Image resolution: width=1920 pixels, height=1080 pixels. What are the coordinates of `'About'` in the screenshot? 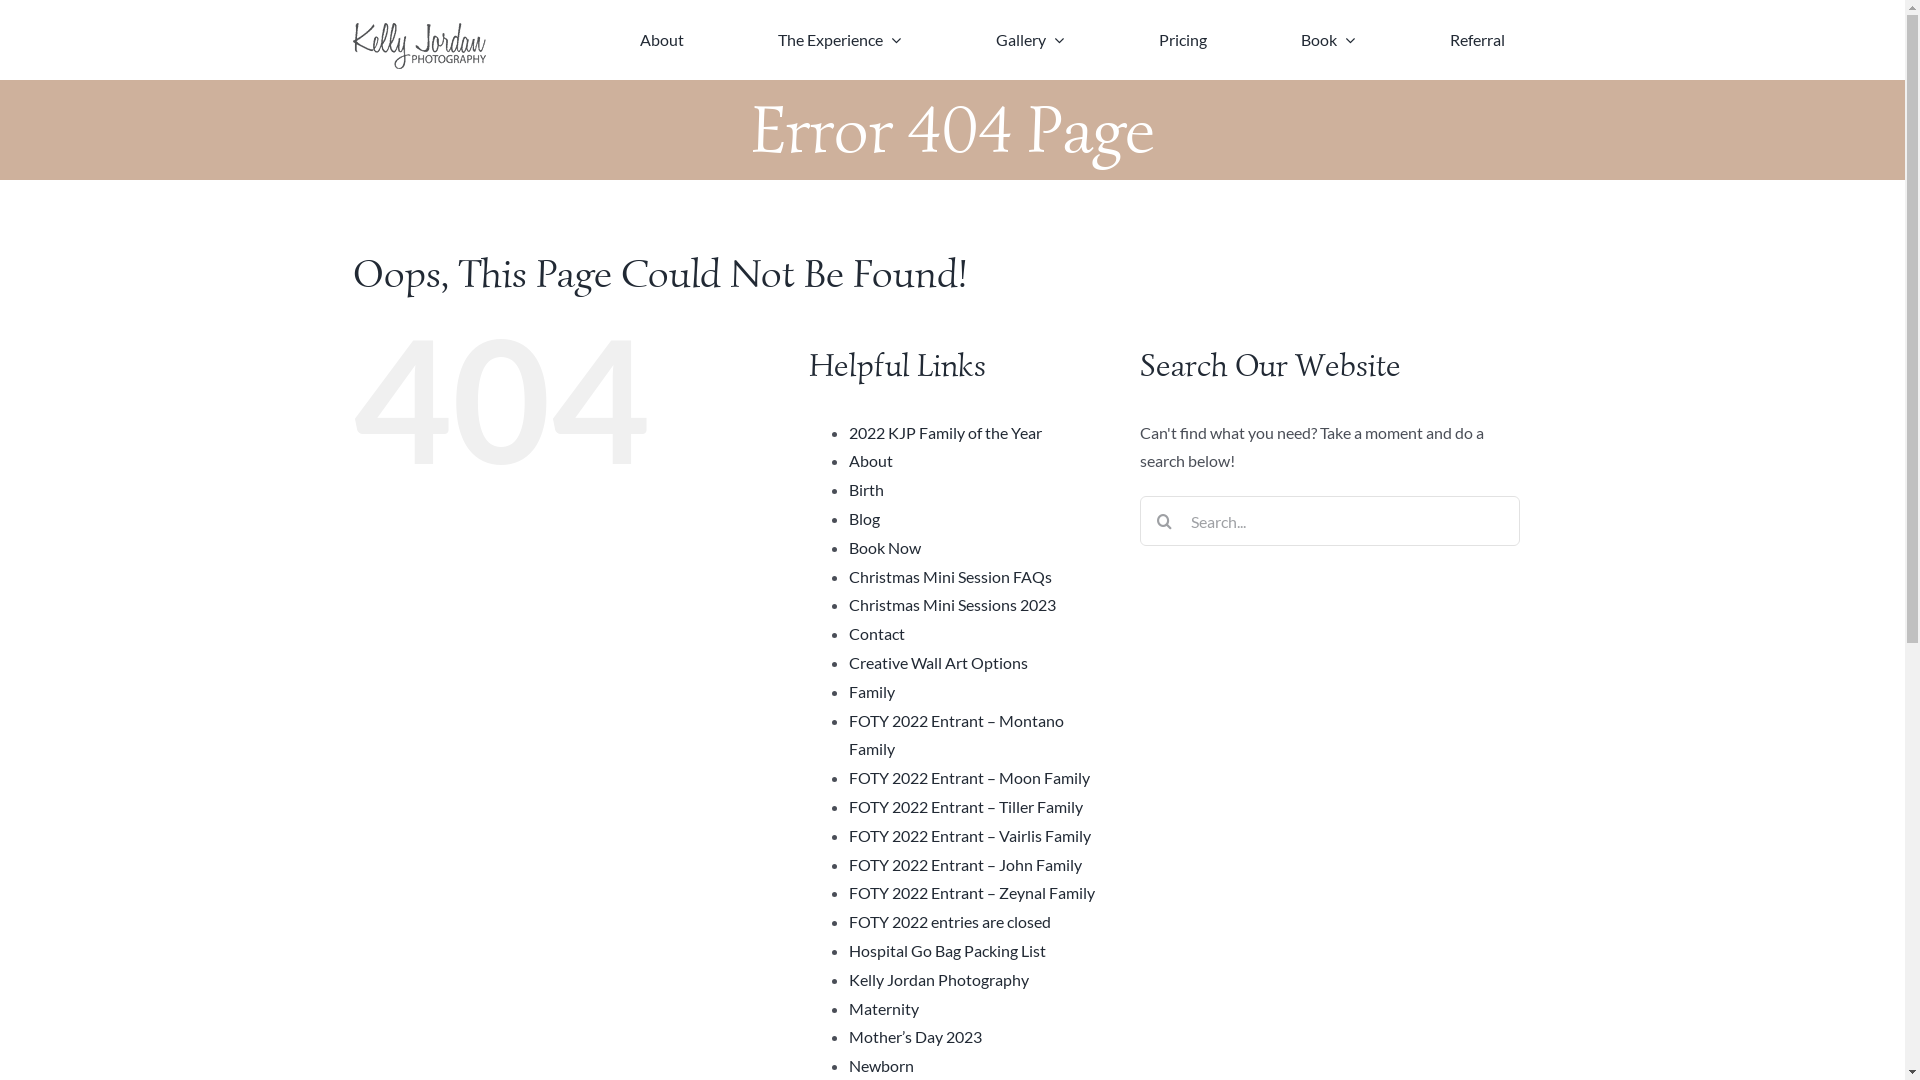 It's located at (613, 39).